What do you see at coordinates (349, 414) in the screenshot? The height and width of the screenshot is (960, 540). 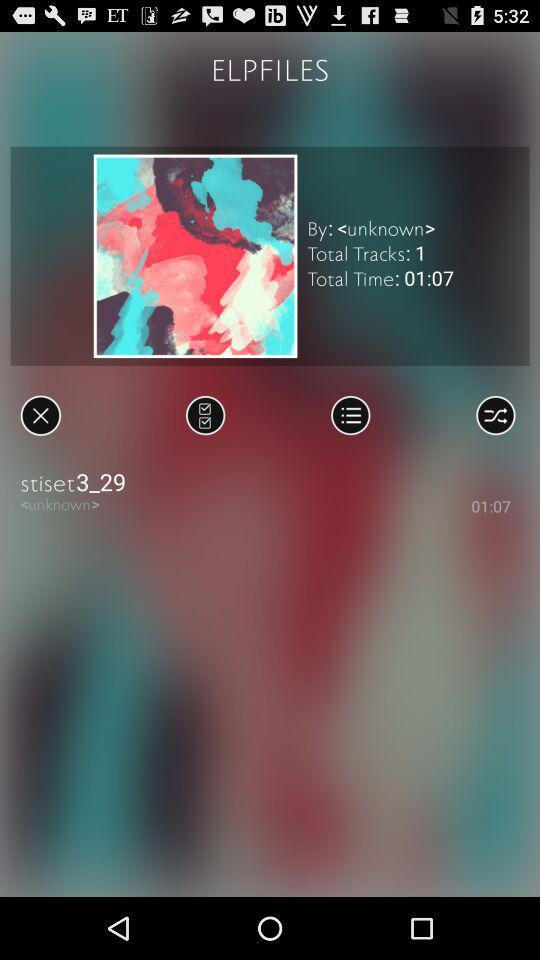 I see `open current playlist` at bounding box center [349, 414].